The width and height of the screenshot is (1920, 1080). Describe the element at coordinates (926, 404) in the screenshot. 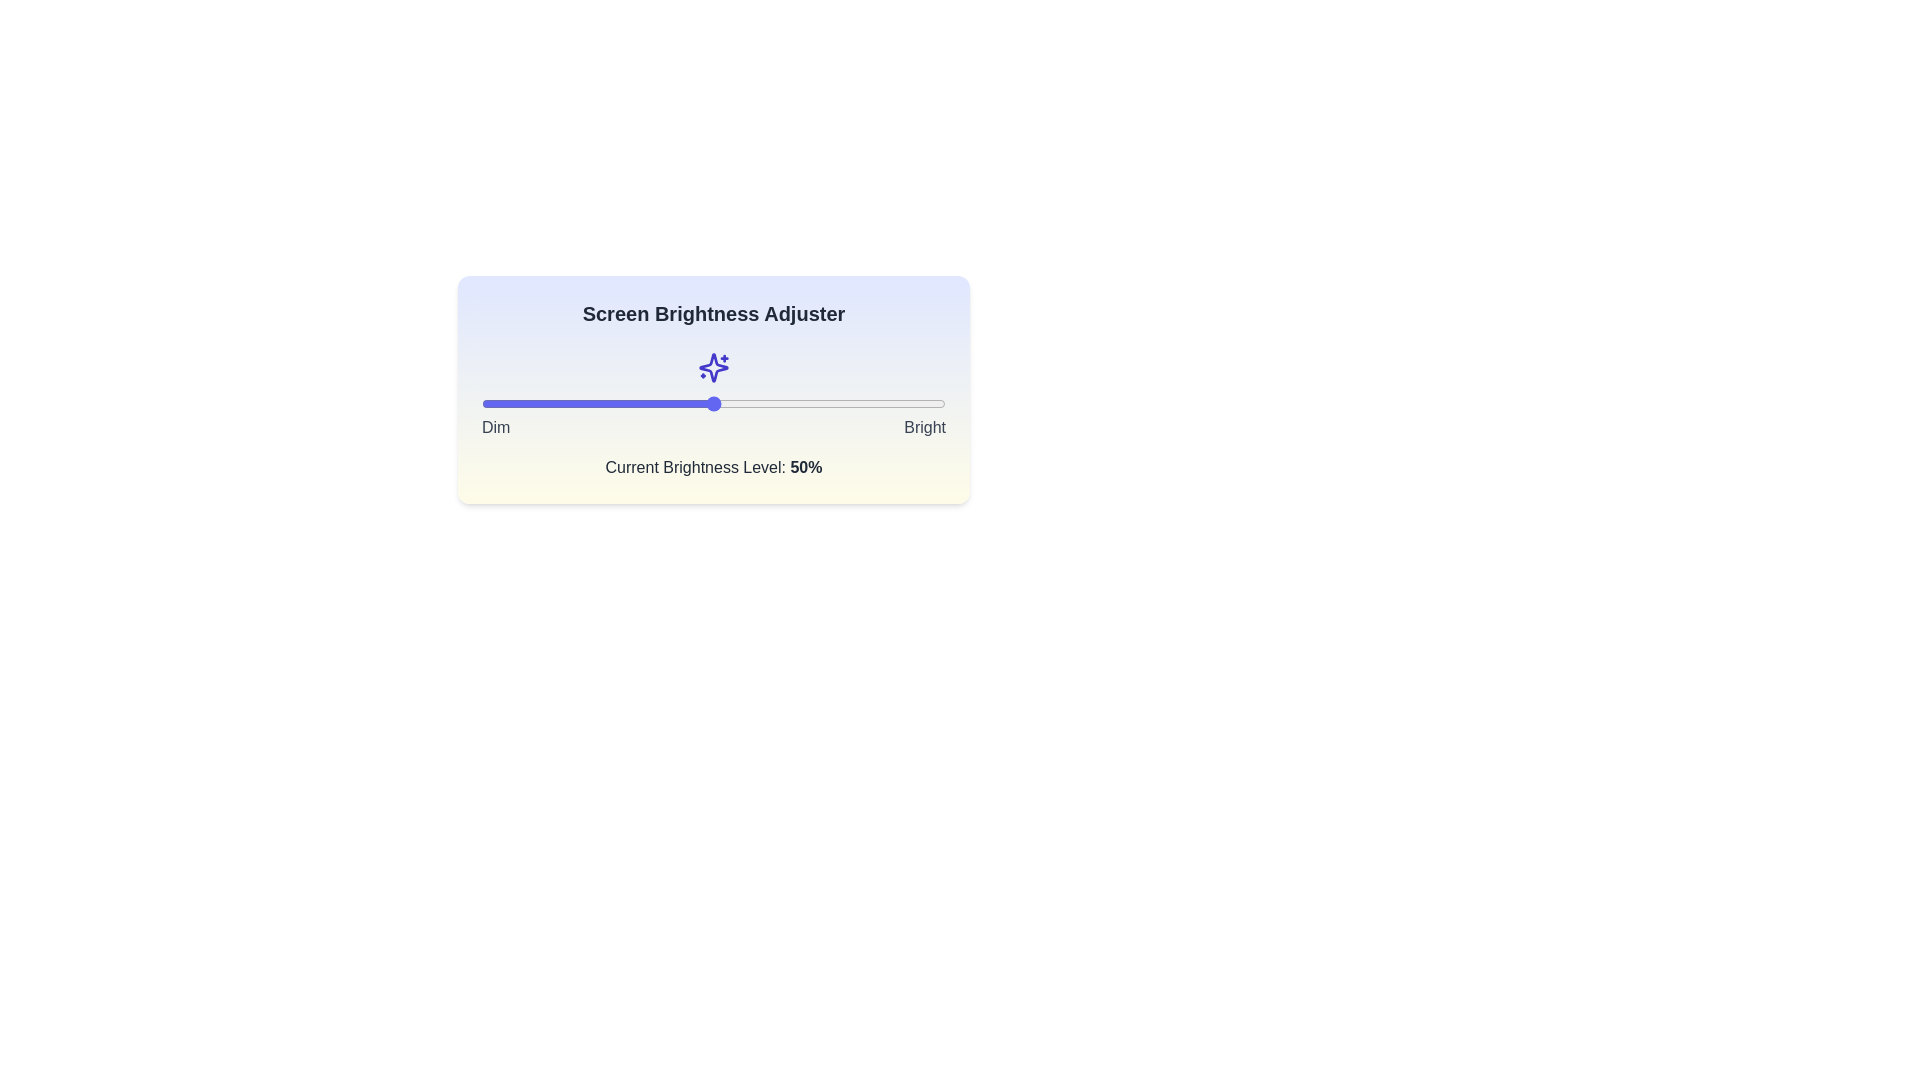

I see `the brightness slider to 96% to observe the icon change` at that location.